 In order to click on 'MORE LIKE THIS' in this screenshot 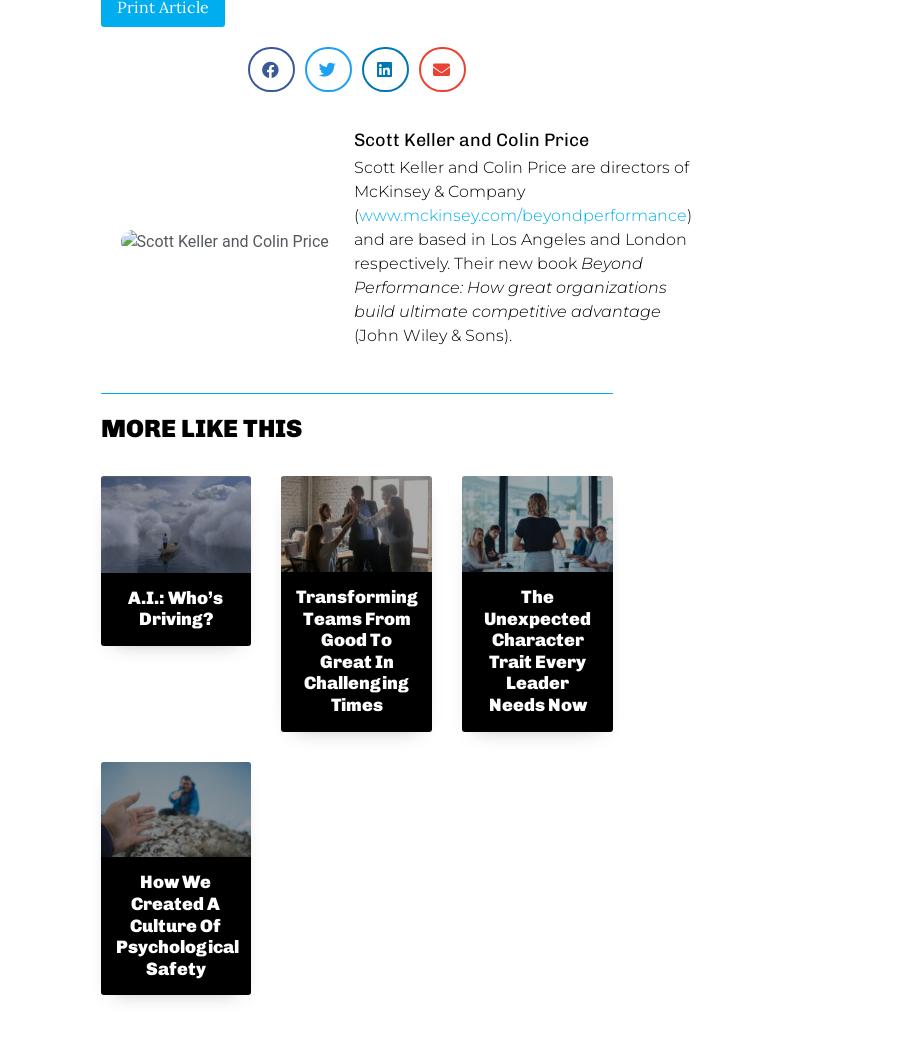, I will do `click(200, 426)`.